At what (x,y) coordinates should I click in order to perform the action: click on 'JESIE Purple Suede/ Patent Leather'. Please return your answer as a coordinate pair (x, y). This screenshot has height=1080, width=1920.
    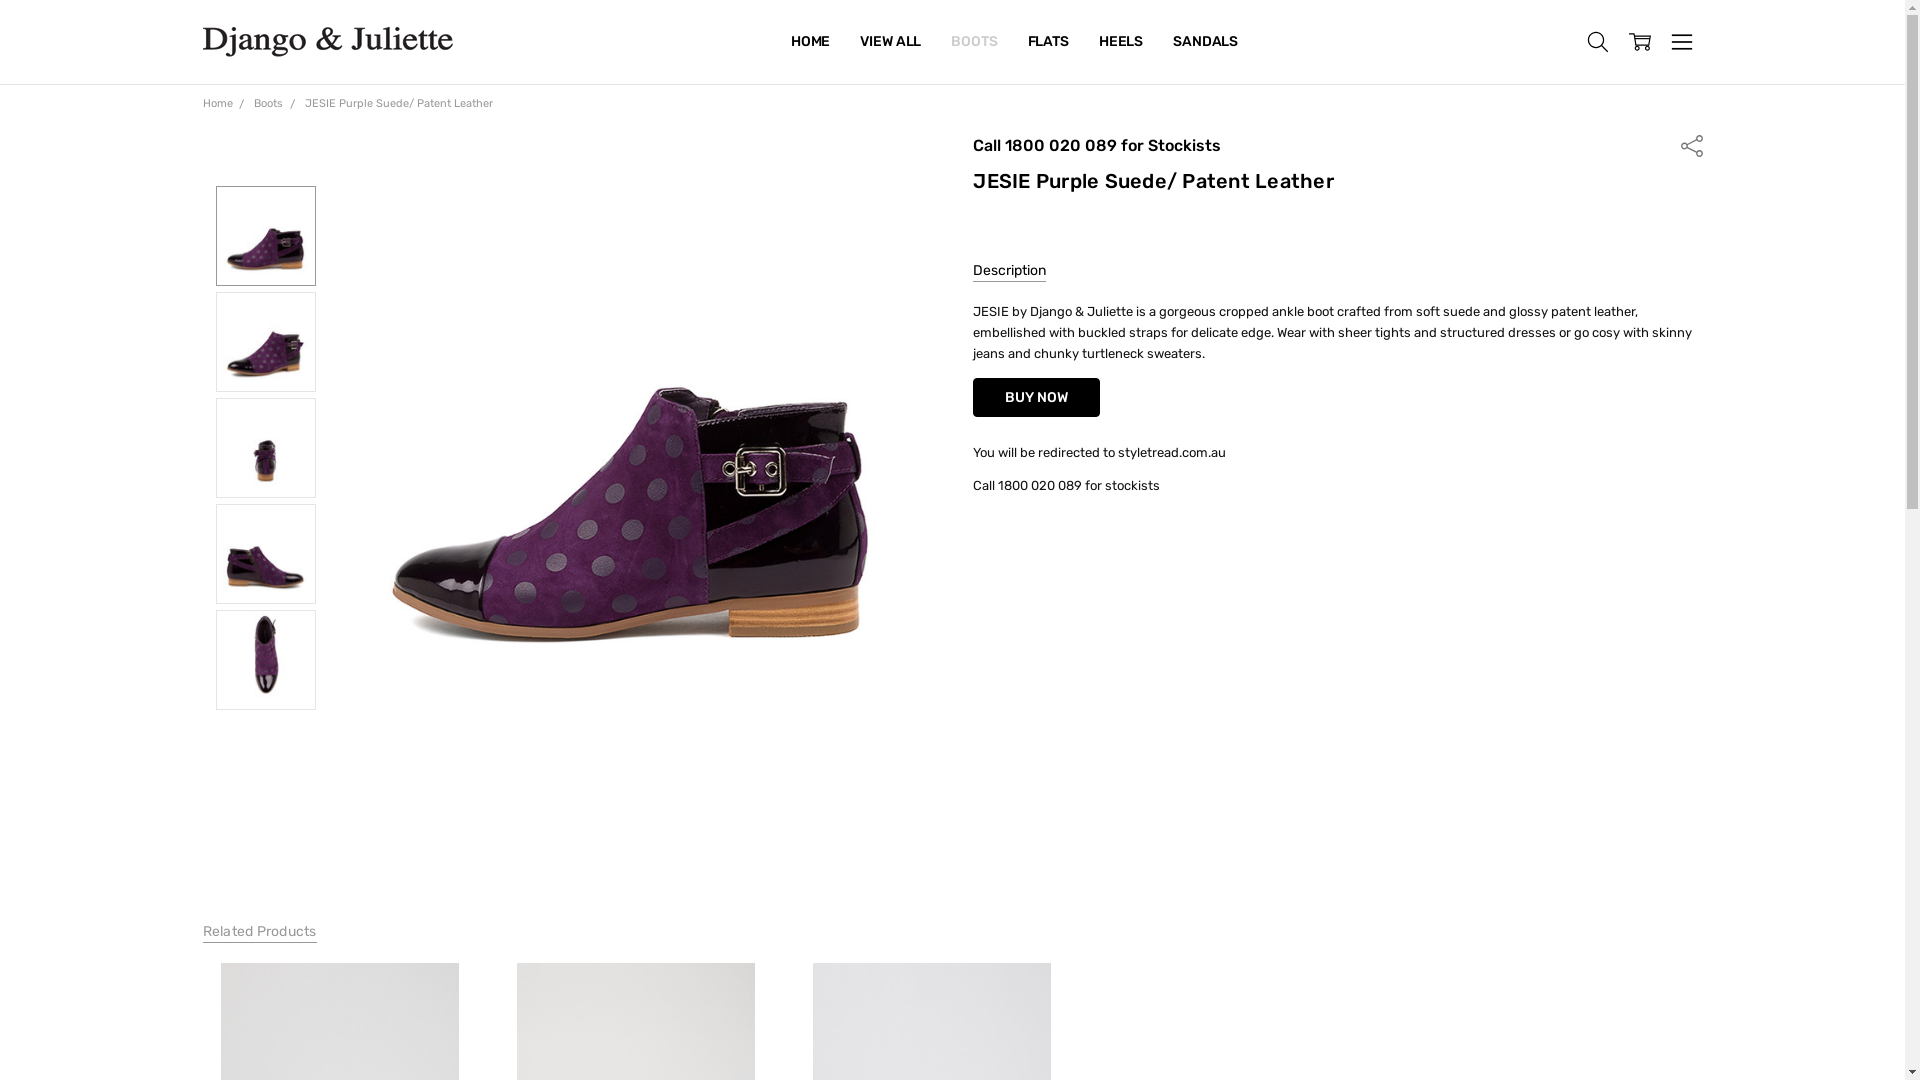
    Looking at the image, I should click on (264, 659).